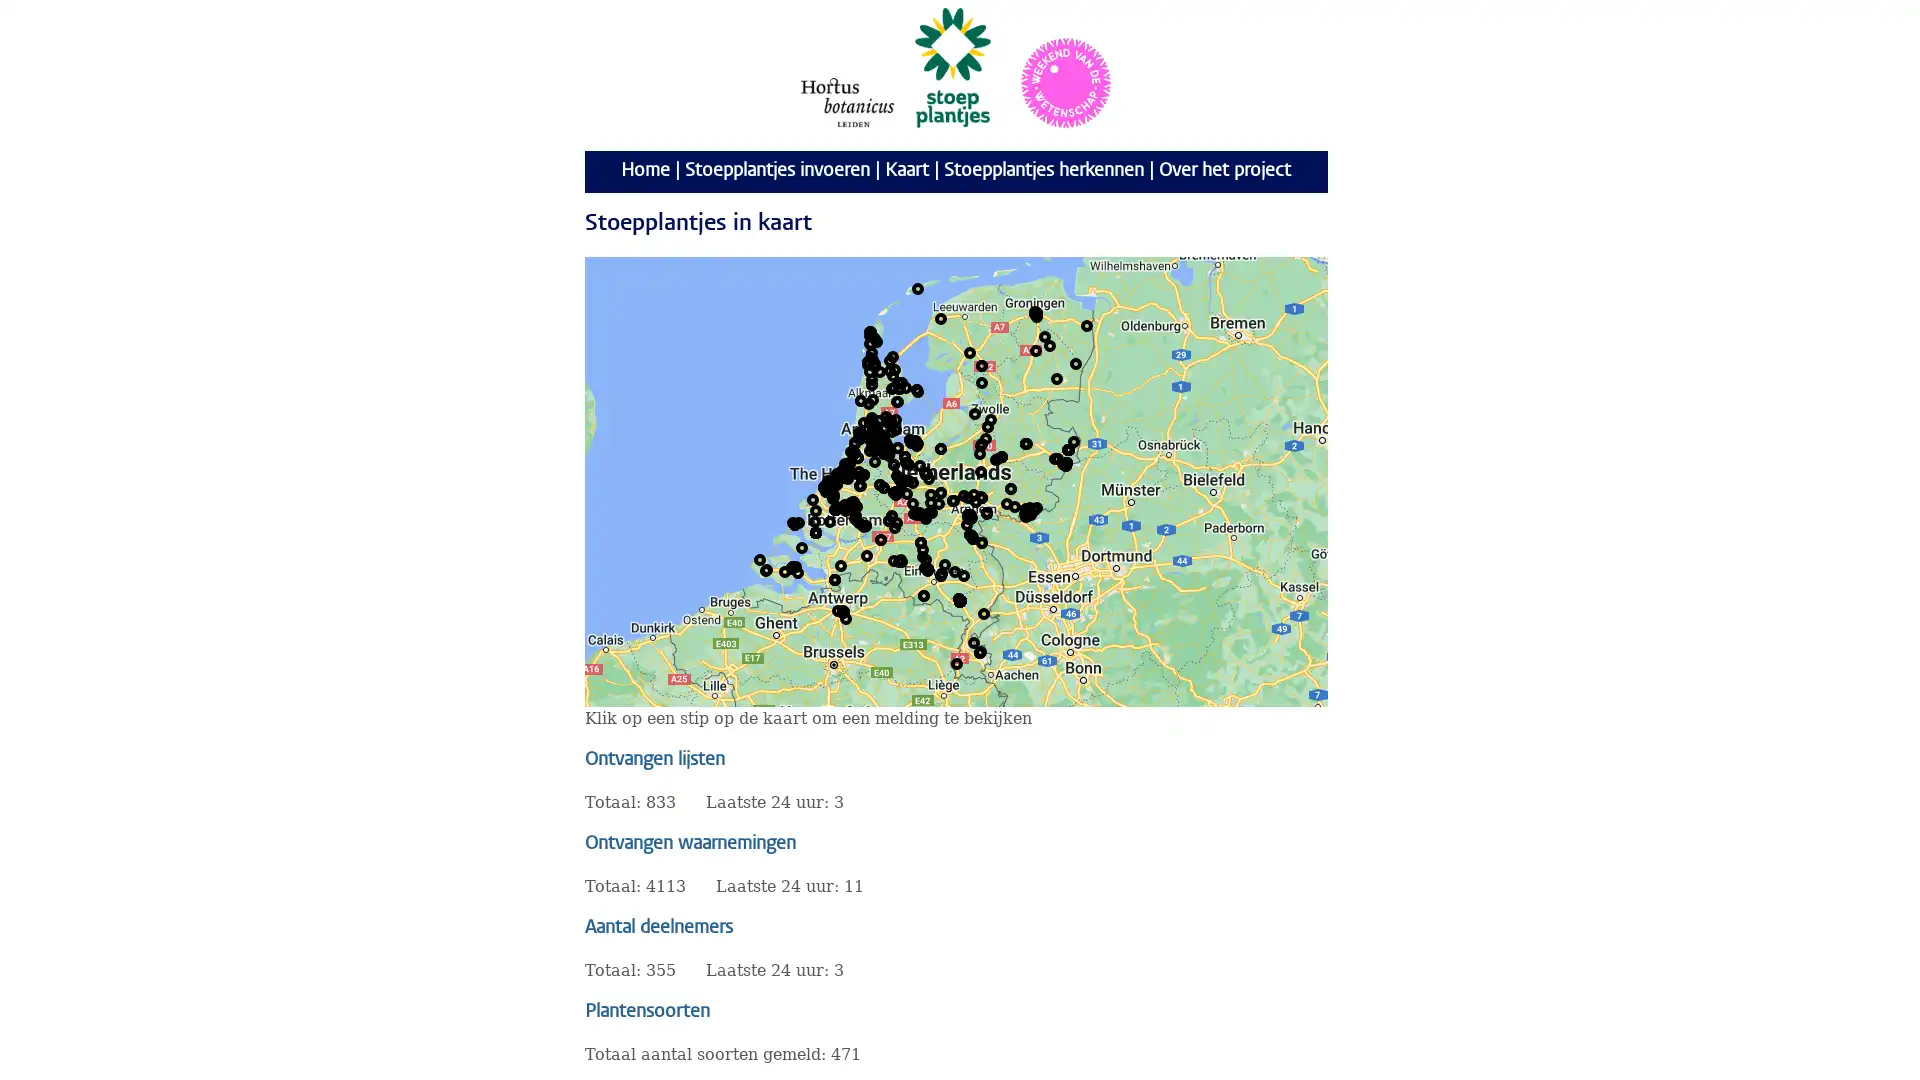  Describe the element at coordinates (816, 531) in the screenshot. I see `Telling van Mirthe op 03 juni 2022` at that location.